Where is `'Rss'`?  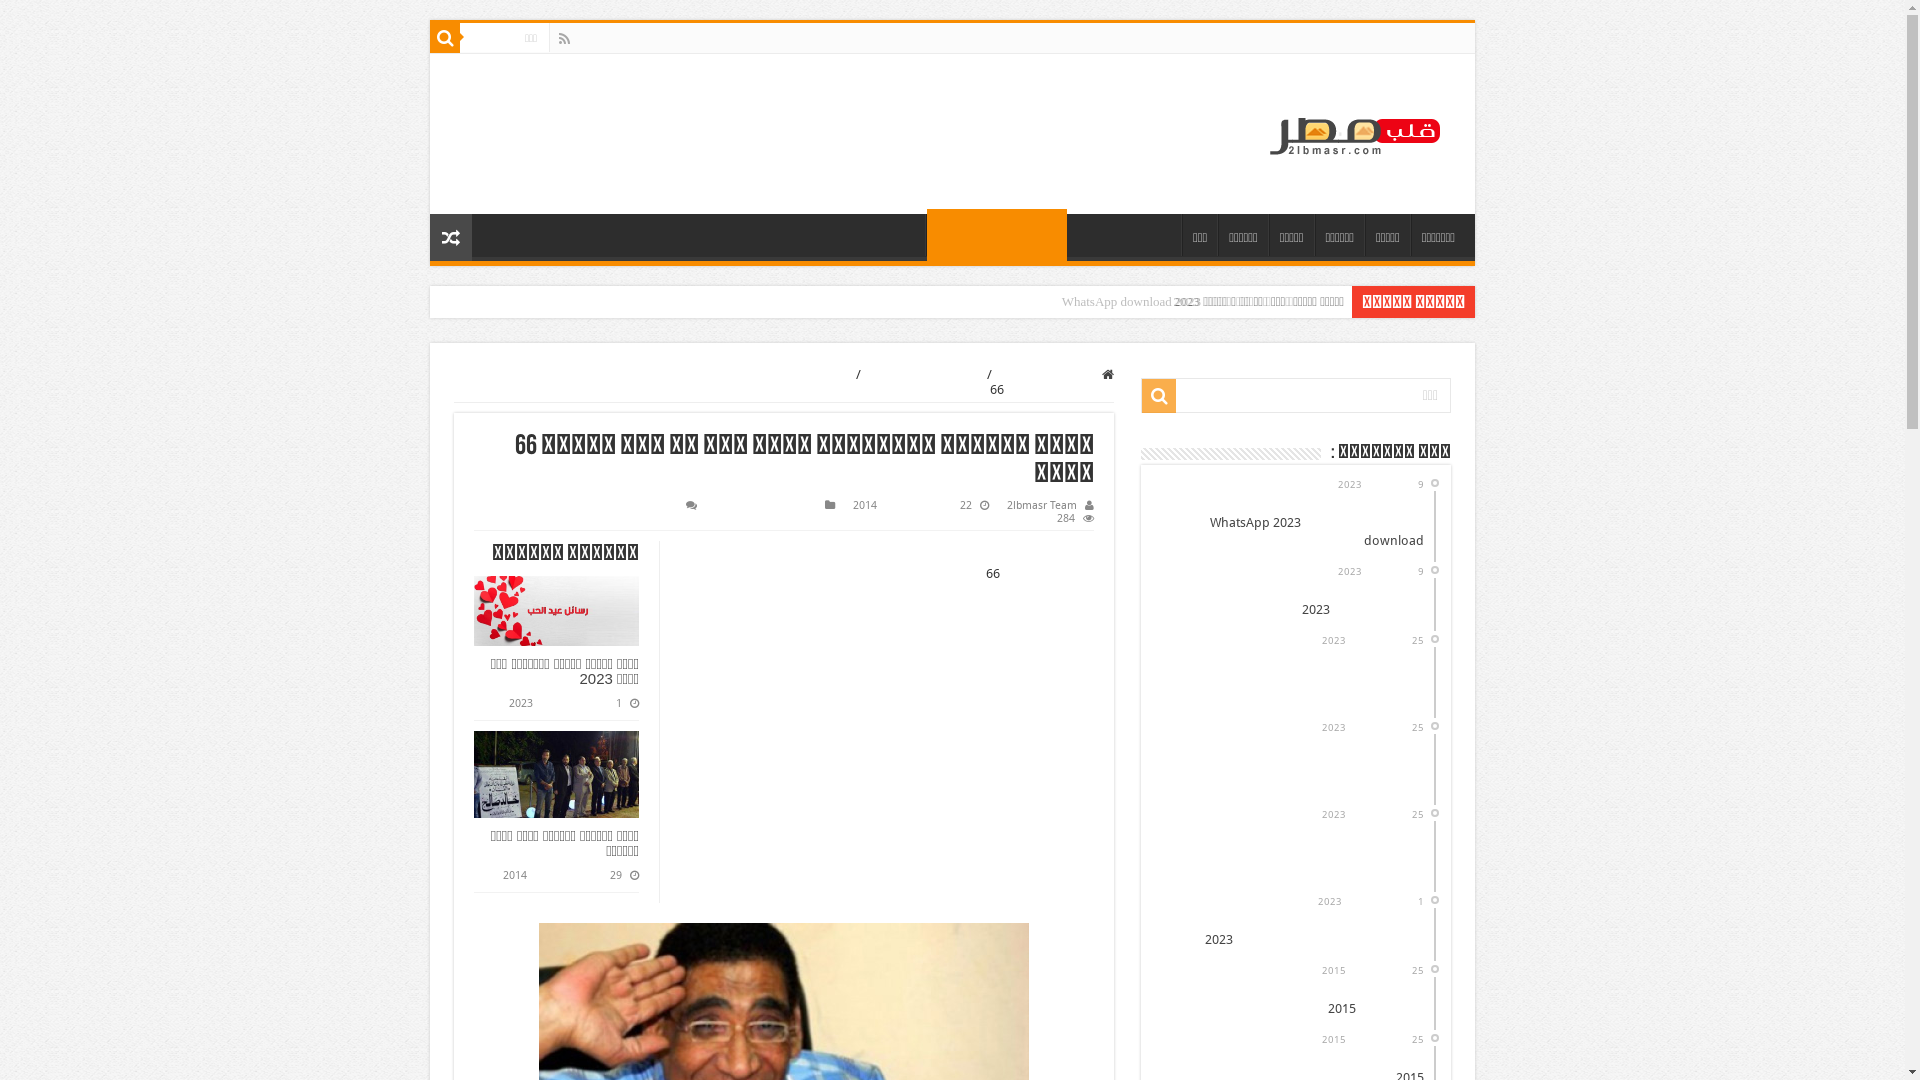
'Rss' is located at coordinates (556, 38).